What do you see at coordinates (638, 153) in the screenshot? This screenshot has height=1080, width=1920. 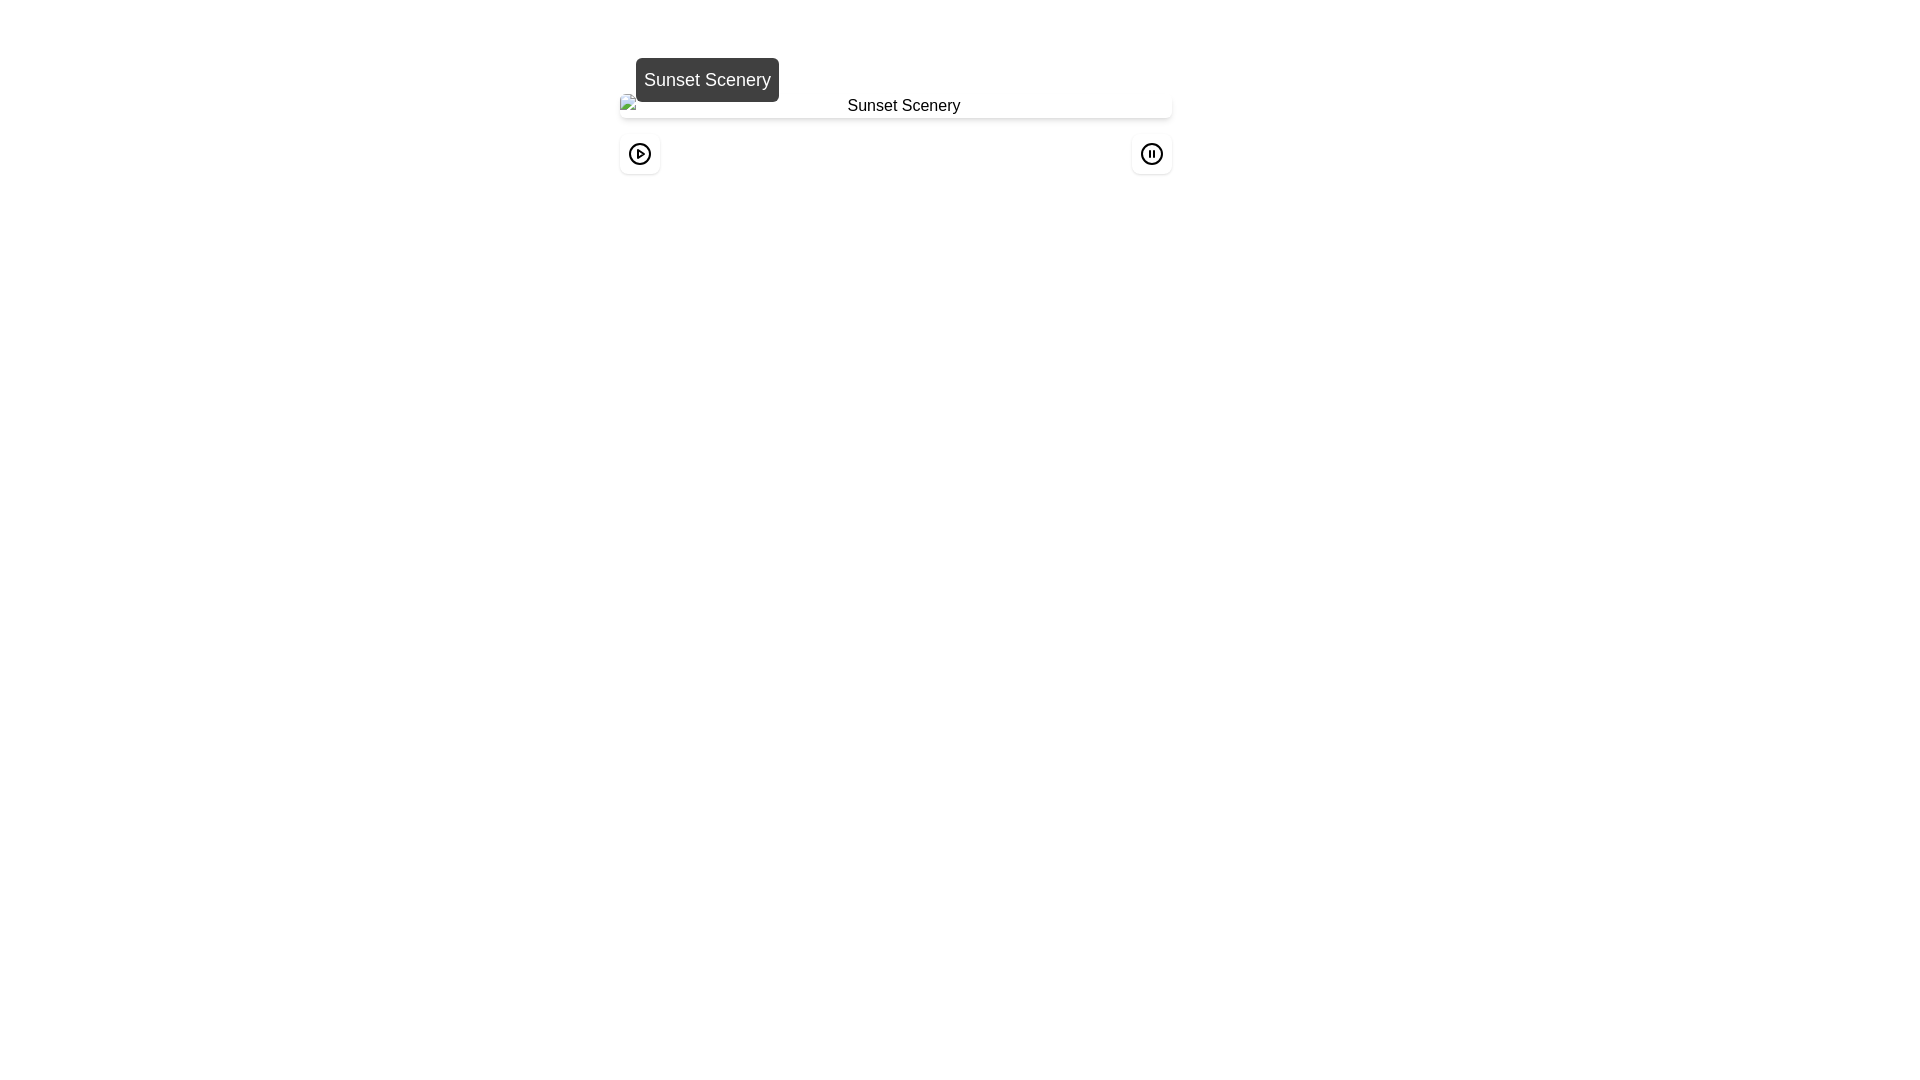 I see `the circular play button located on the left side of a horizontal UI block` at bounding box center [638, 153].